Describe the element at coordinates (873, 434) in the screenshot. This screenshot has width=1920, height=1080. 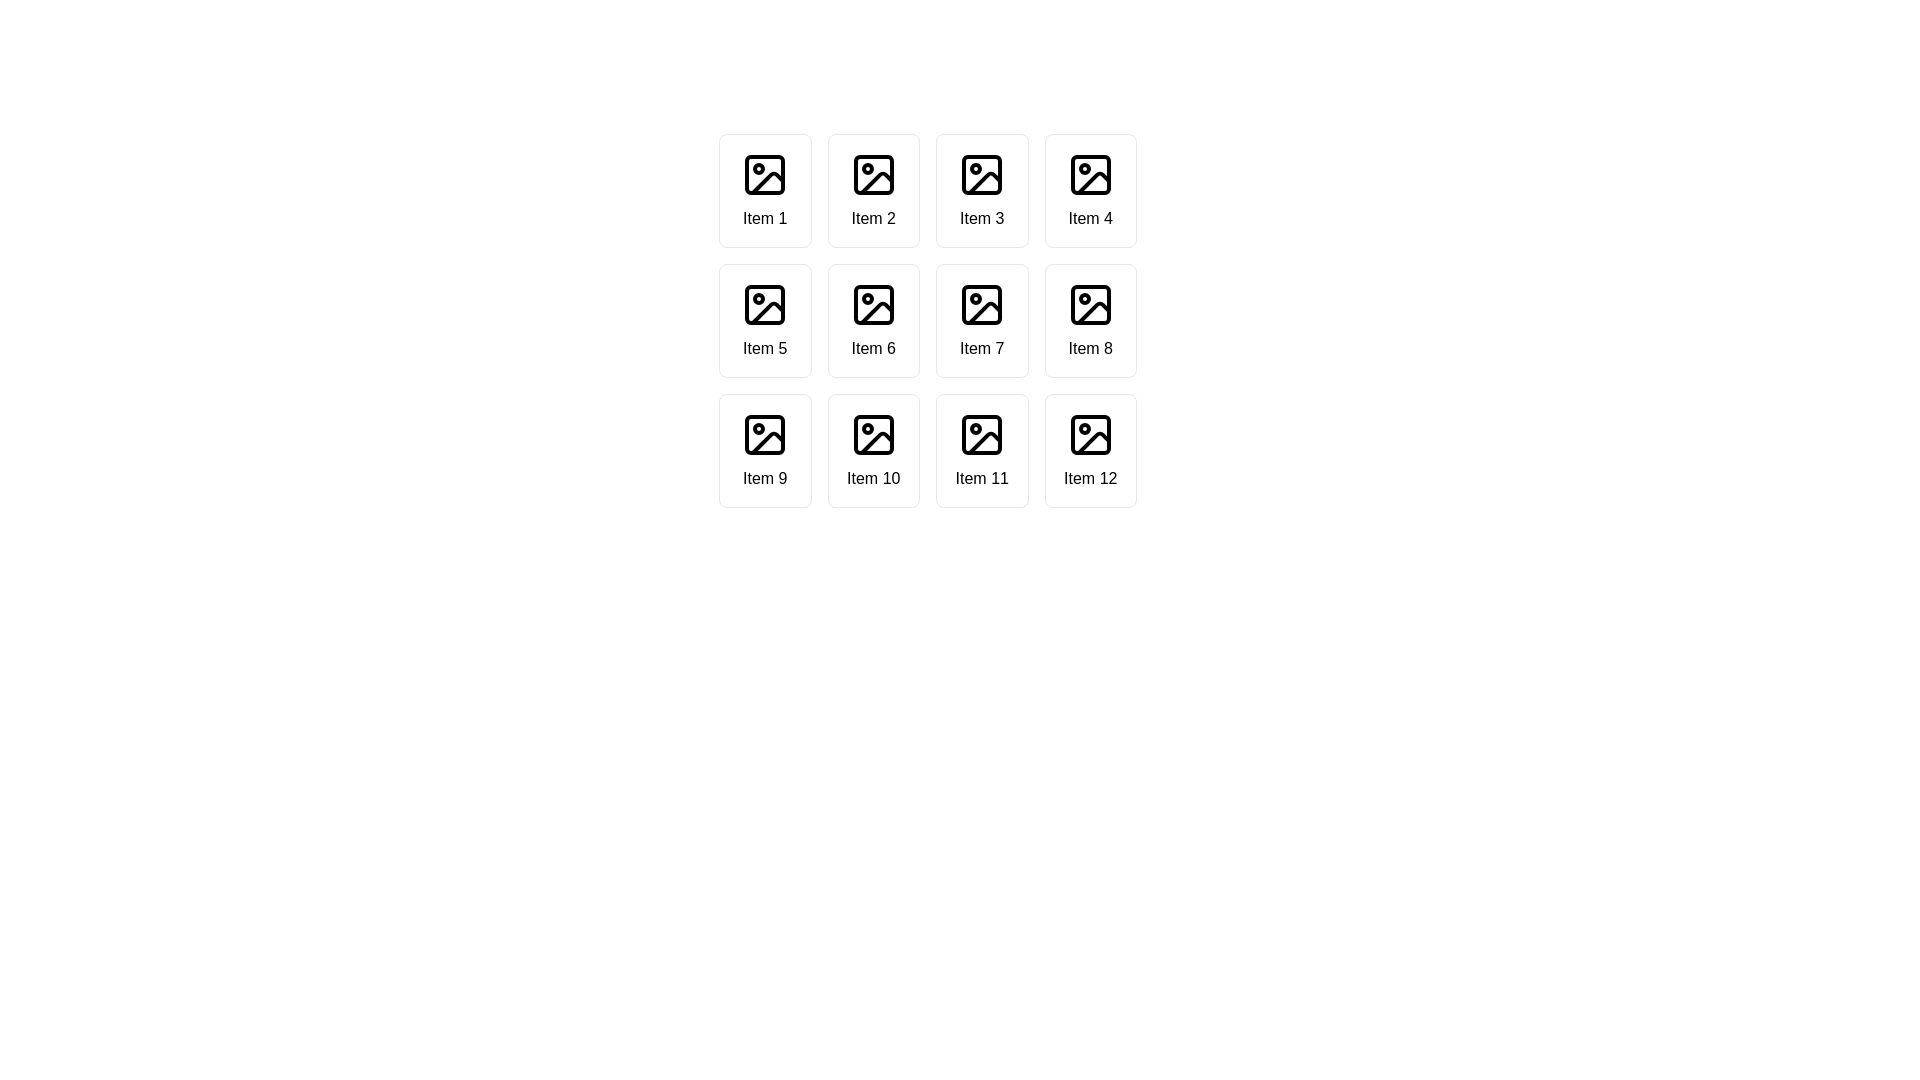
I see `the image placeholder icon located in 'Item 10' of the grid layout, which is identifiable by its rectangular outline and circular detail in the top-left area` at that location.